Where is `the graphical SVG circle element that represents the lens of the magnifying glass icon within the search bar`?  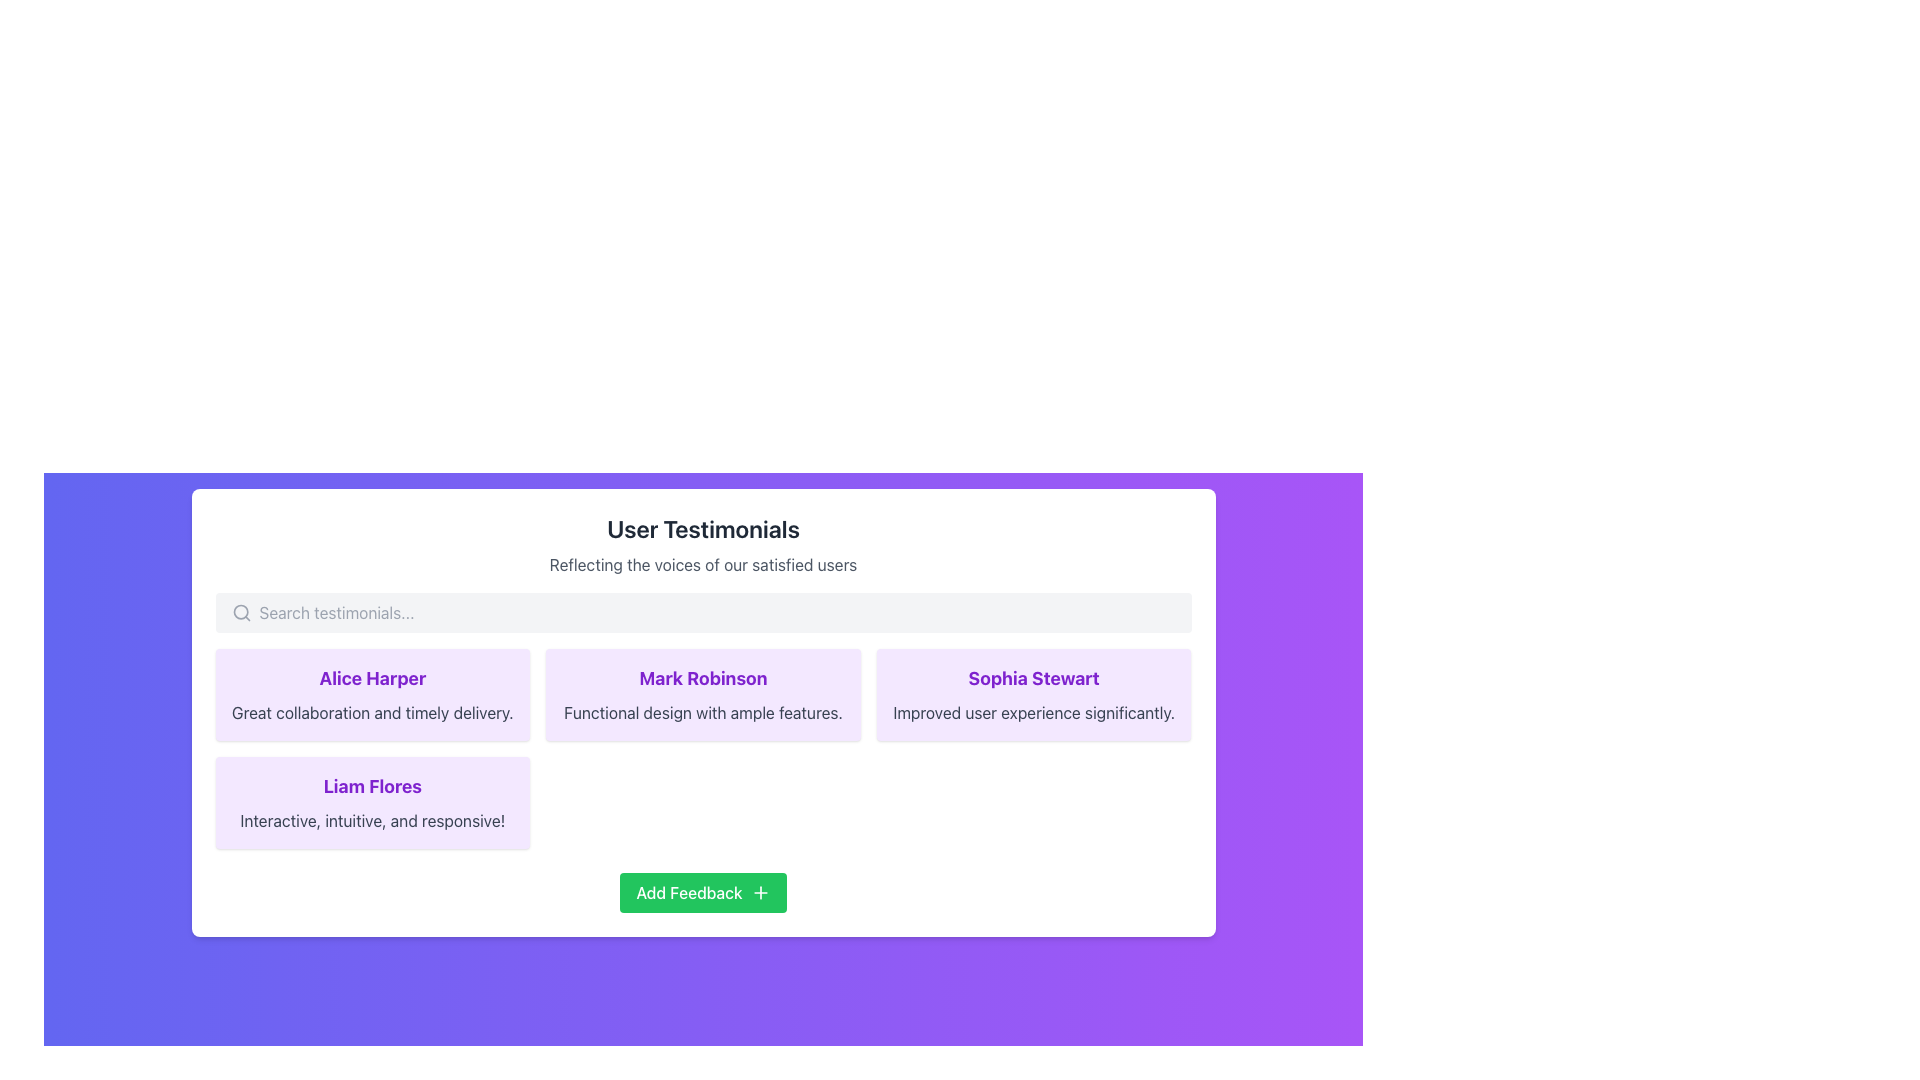 the graphical SVG circle element that represents the lens of the magnifying glass icon within the search bar is located at coordinates (240, 611).